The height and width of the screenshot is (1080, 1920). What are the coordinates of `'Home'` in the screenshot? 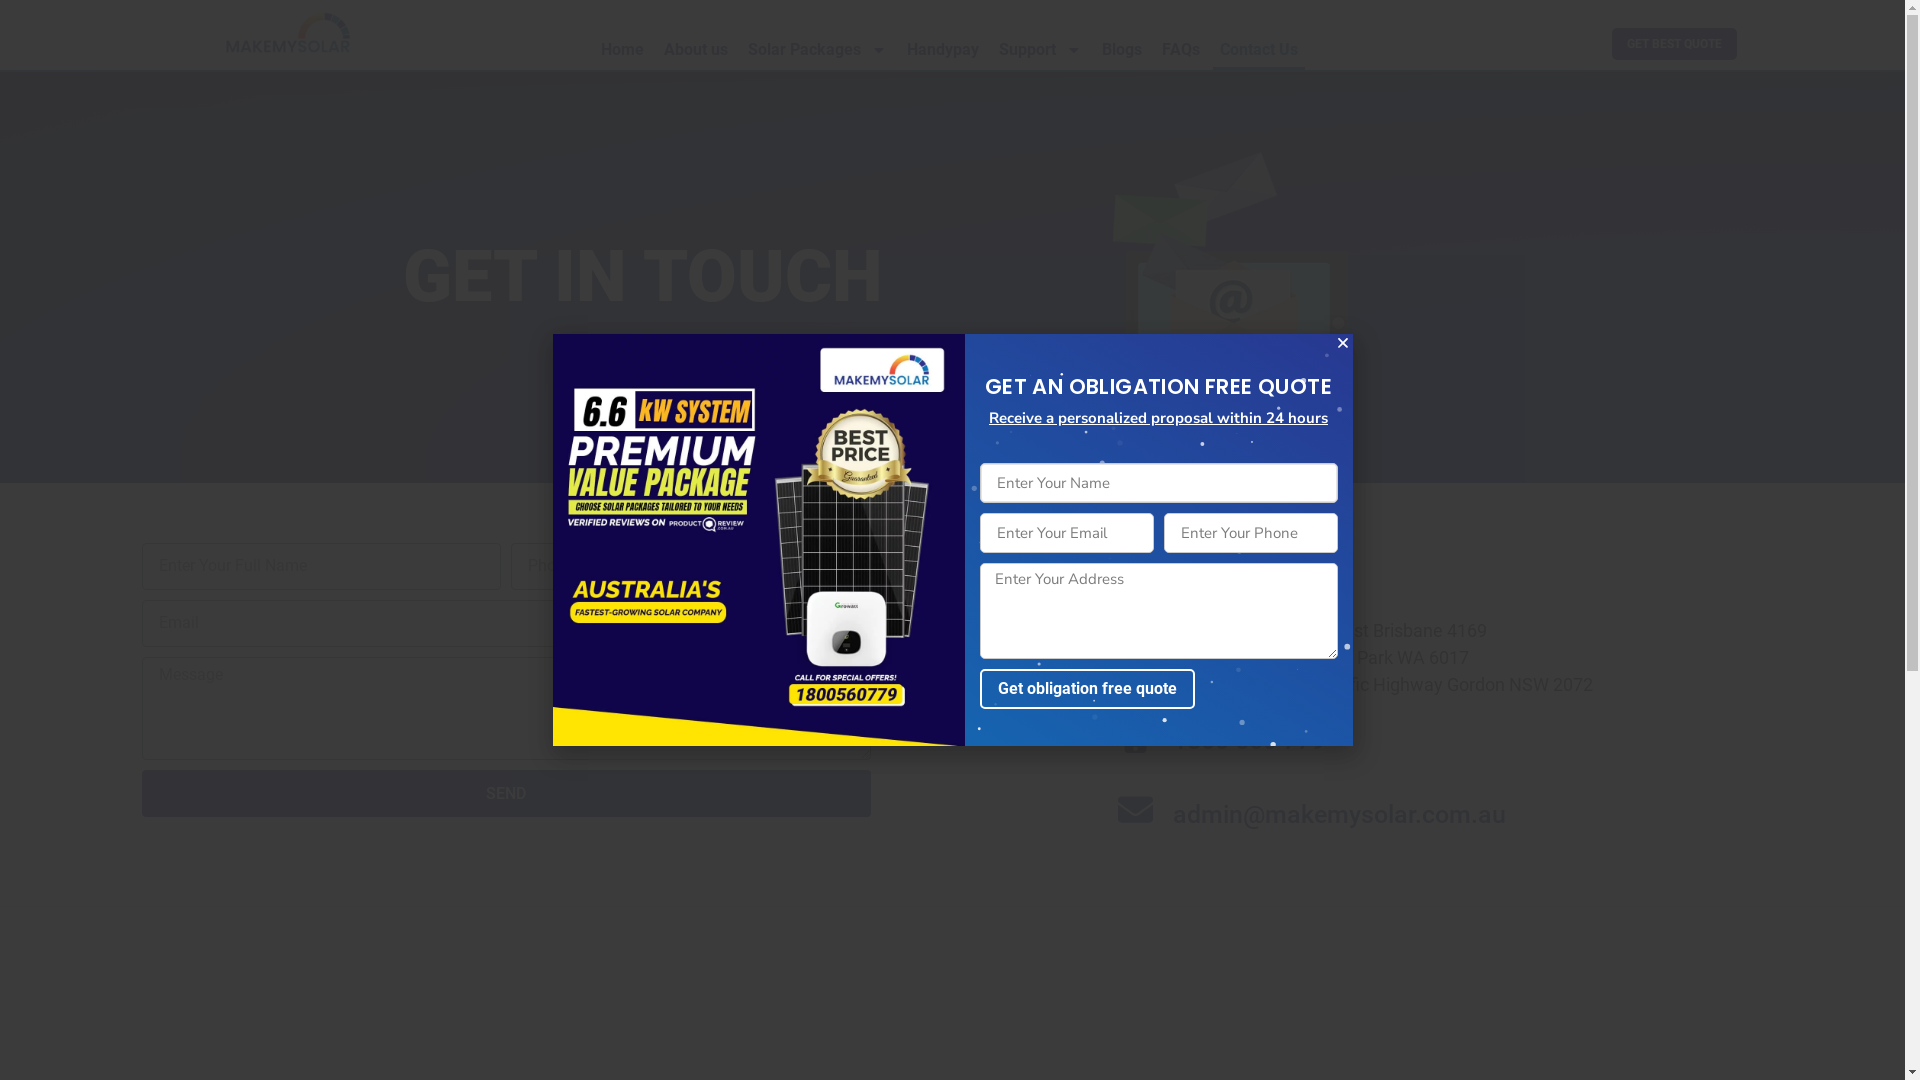 It's located at (621, 49).